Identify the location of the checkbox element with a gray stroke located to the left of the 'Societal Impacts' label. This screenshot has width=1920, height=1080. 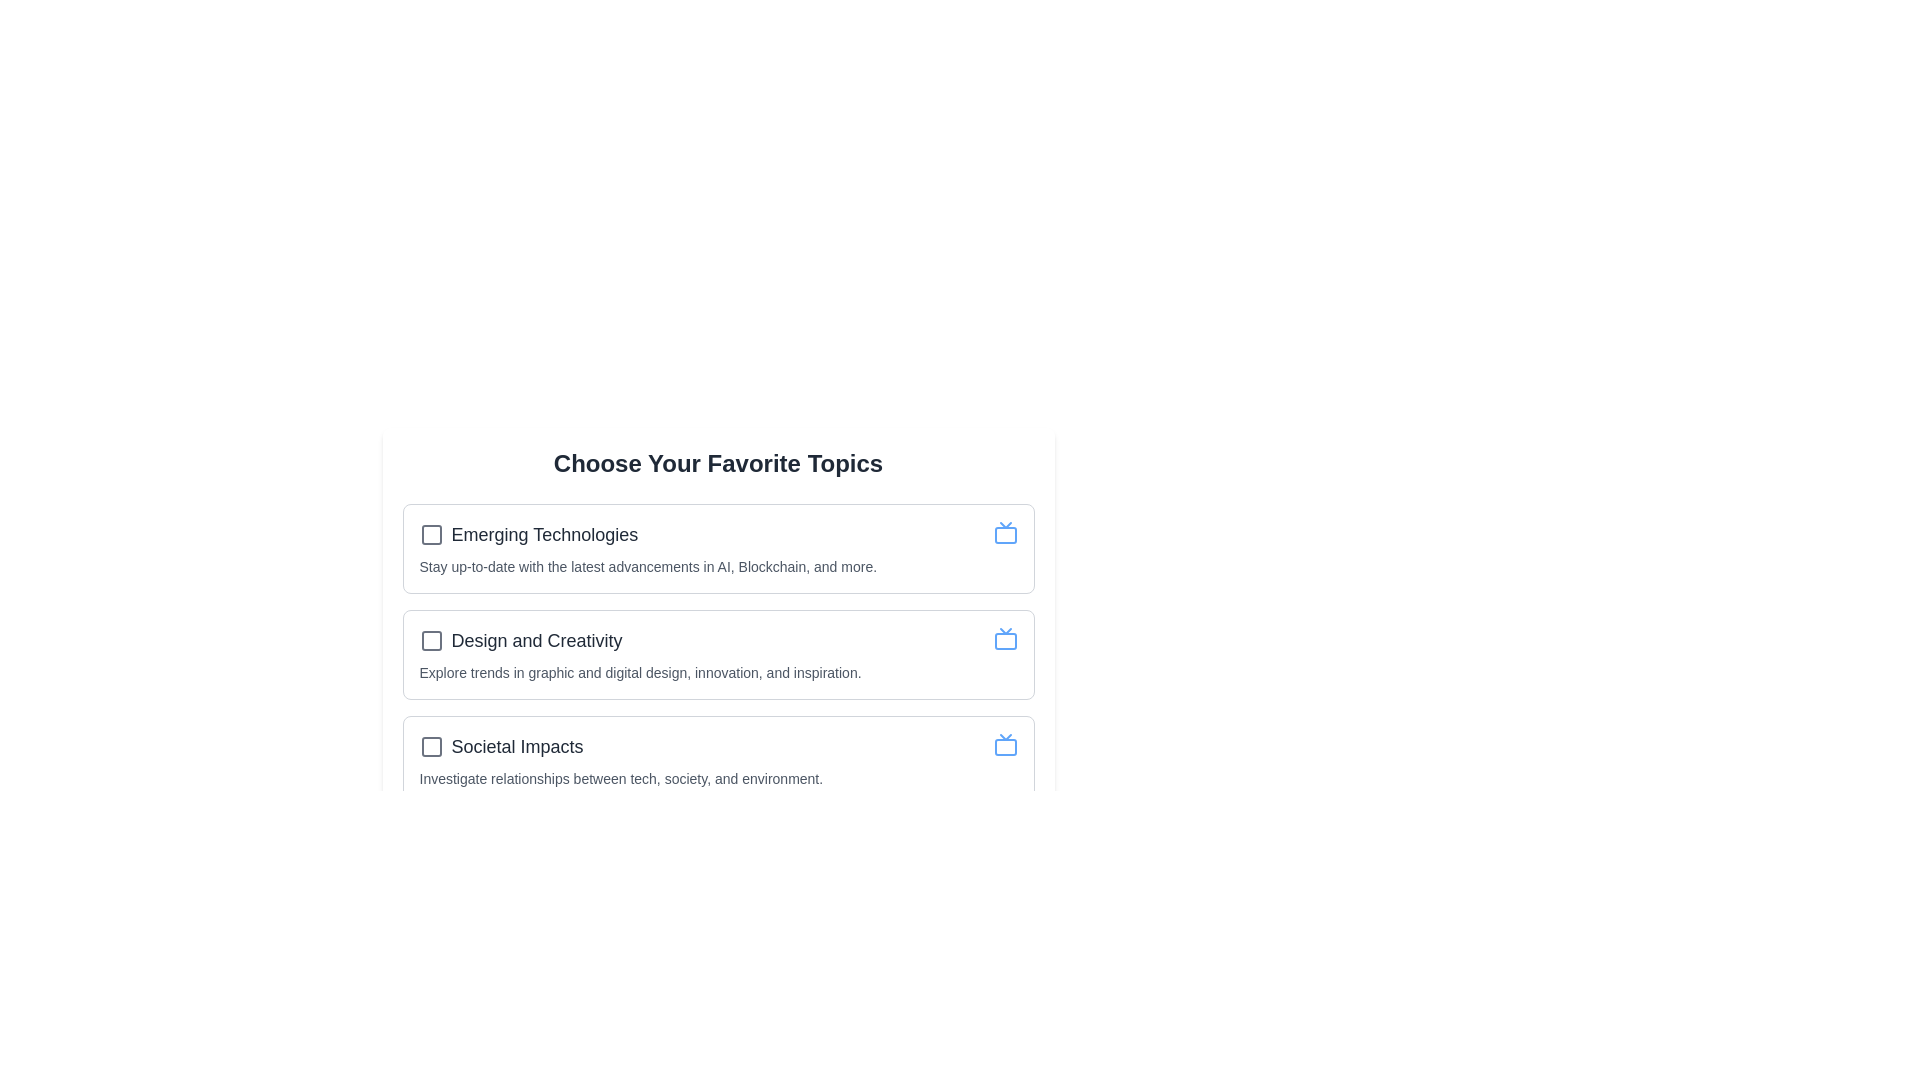
(430, 747).